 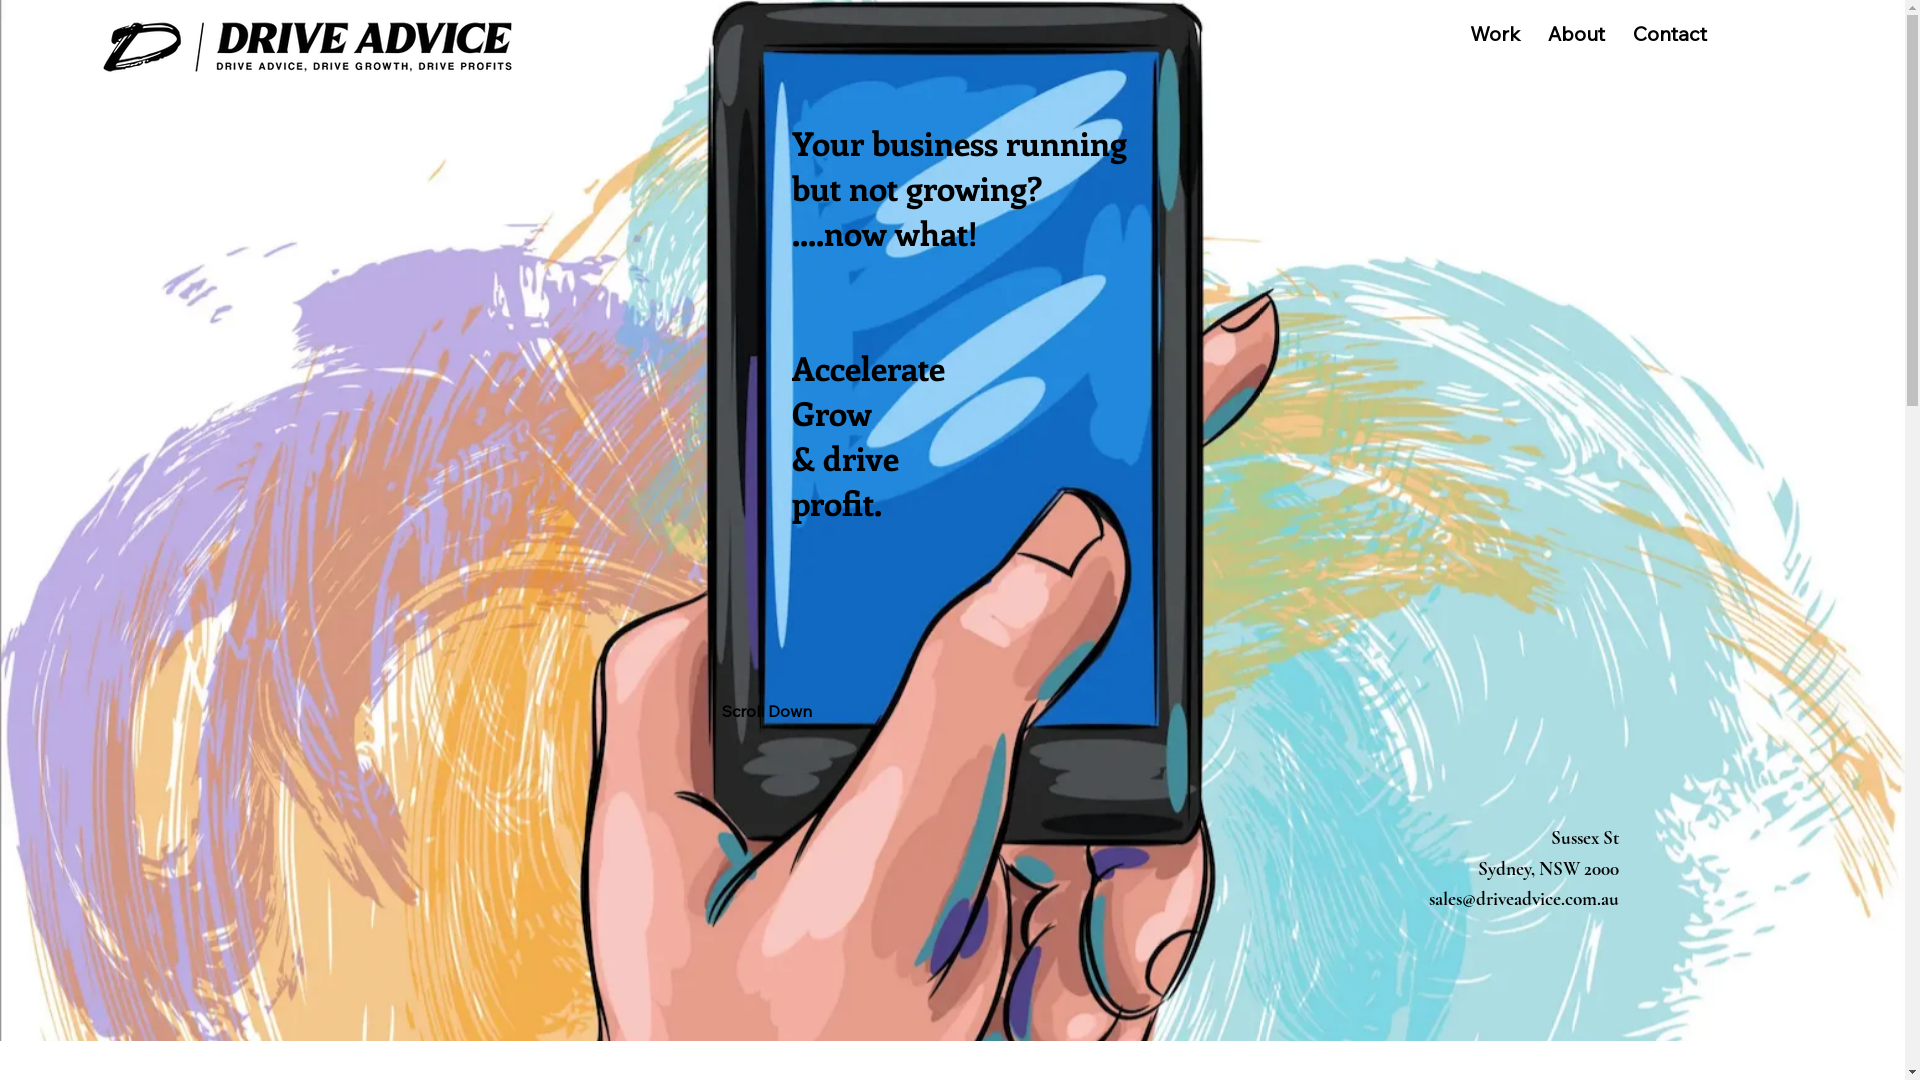 I want to click on 'Work', so click(x=1494, y=33).